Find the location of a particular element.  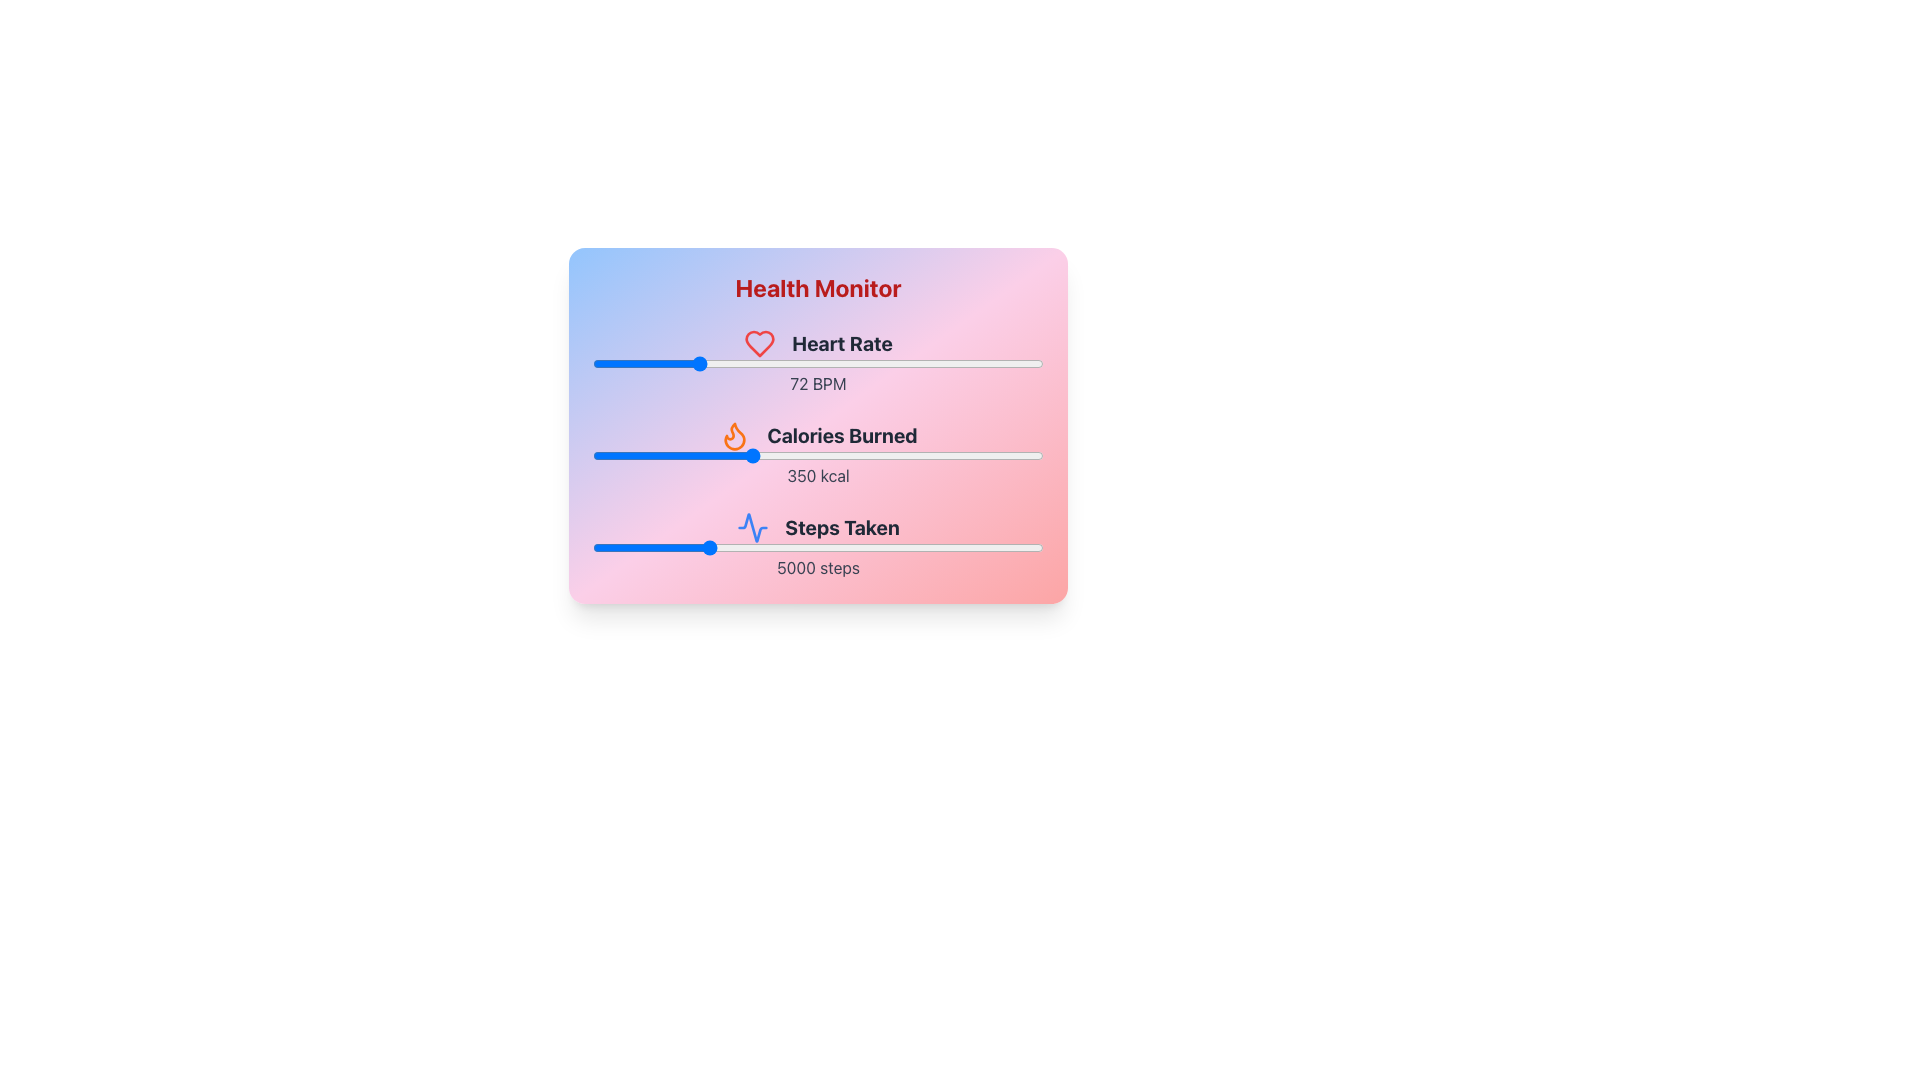

the step count is located at coordinates (781, 547).